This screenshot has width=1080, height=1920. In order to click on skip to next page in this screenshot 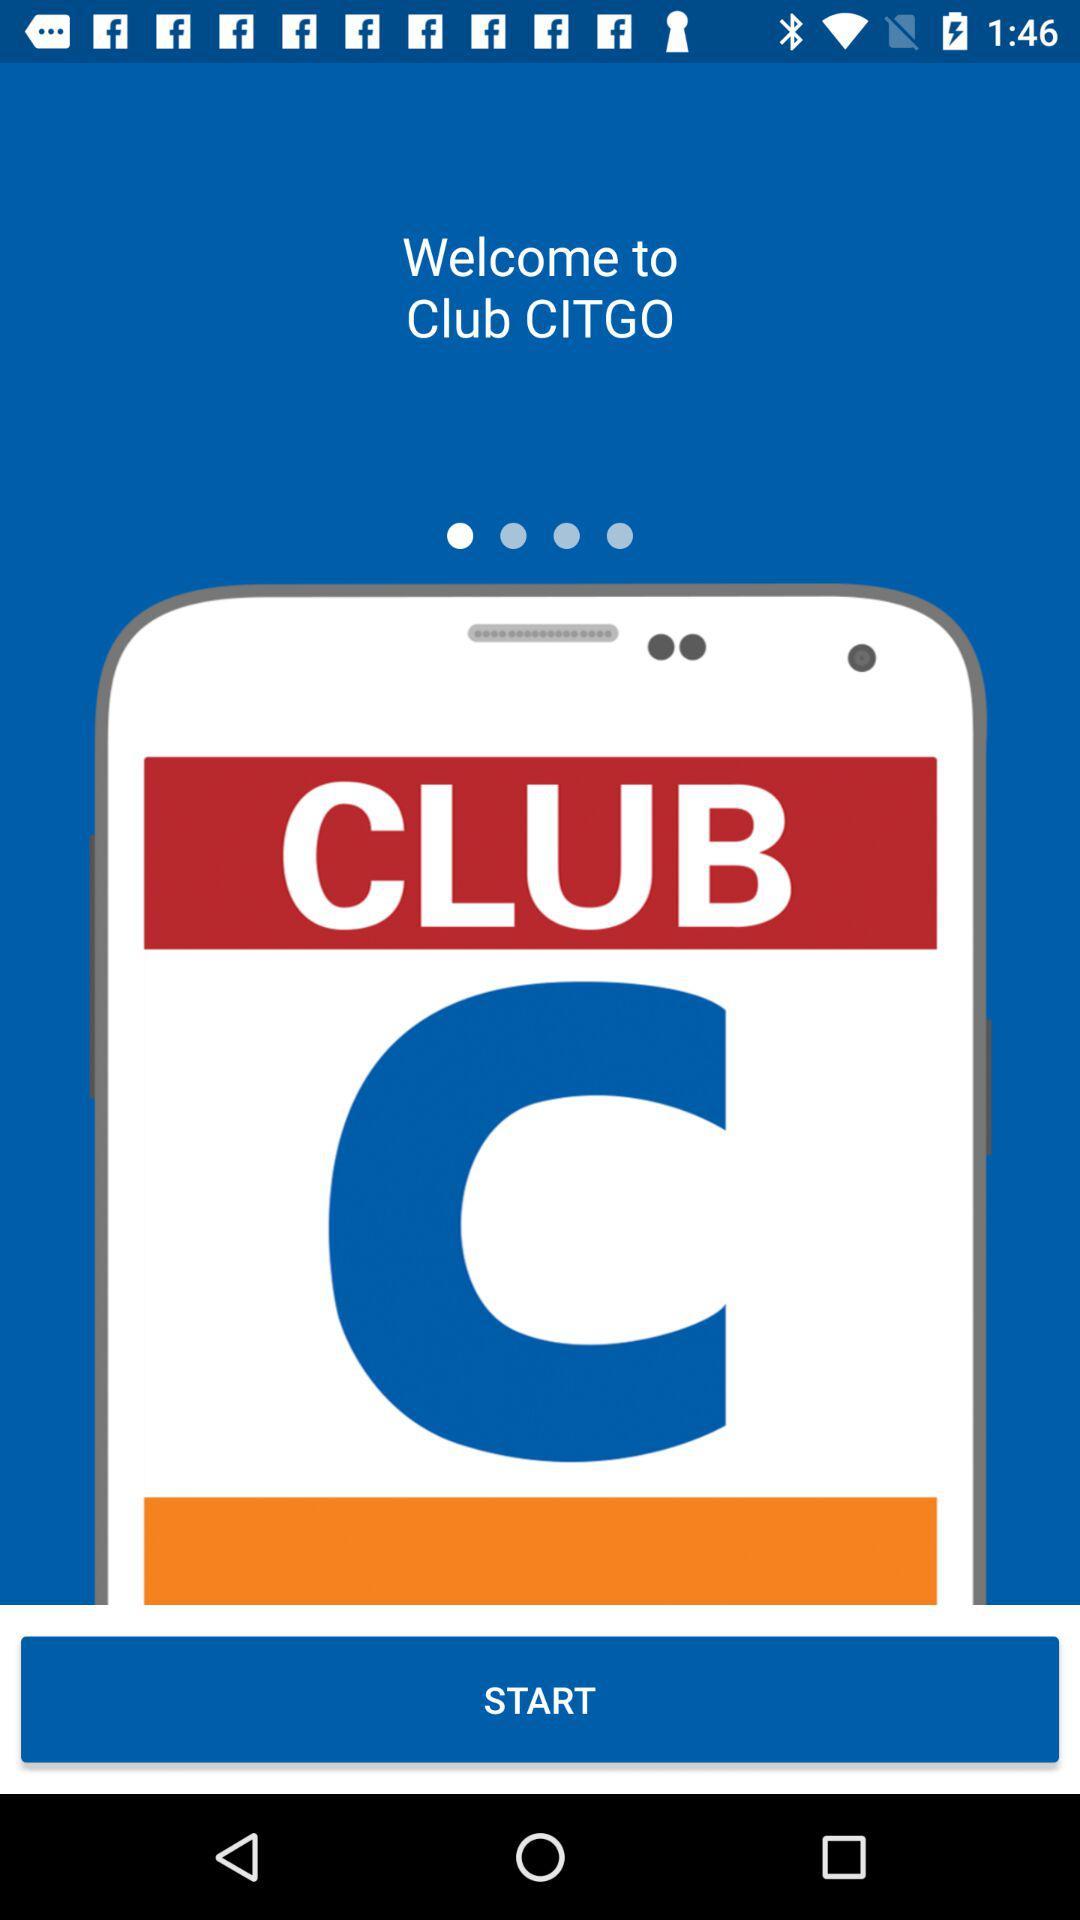, I will do `click(512, 535)`.